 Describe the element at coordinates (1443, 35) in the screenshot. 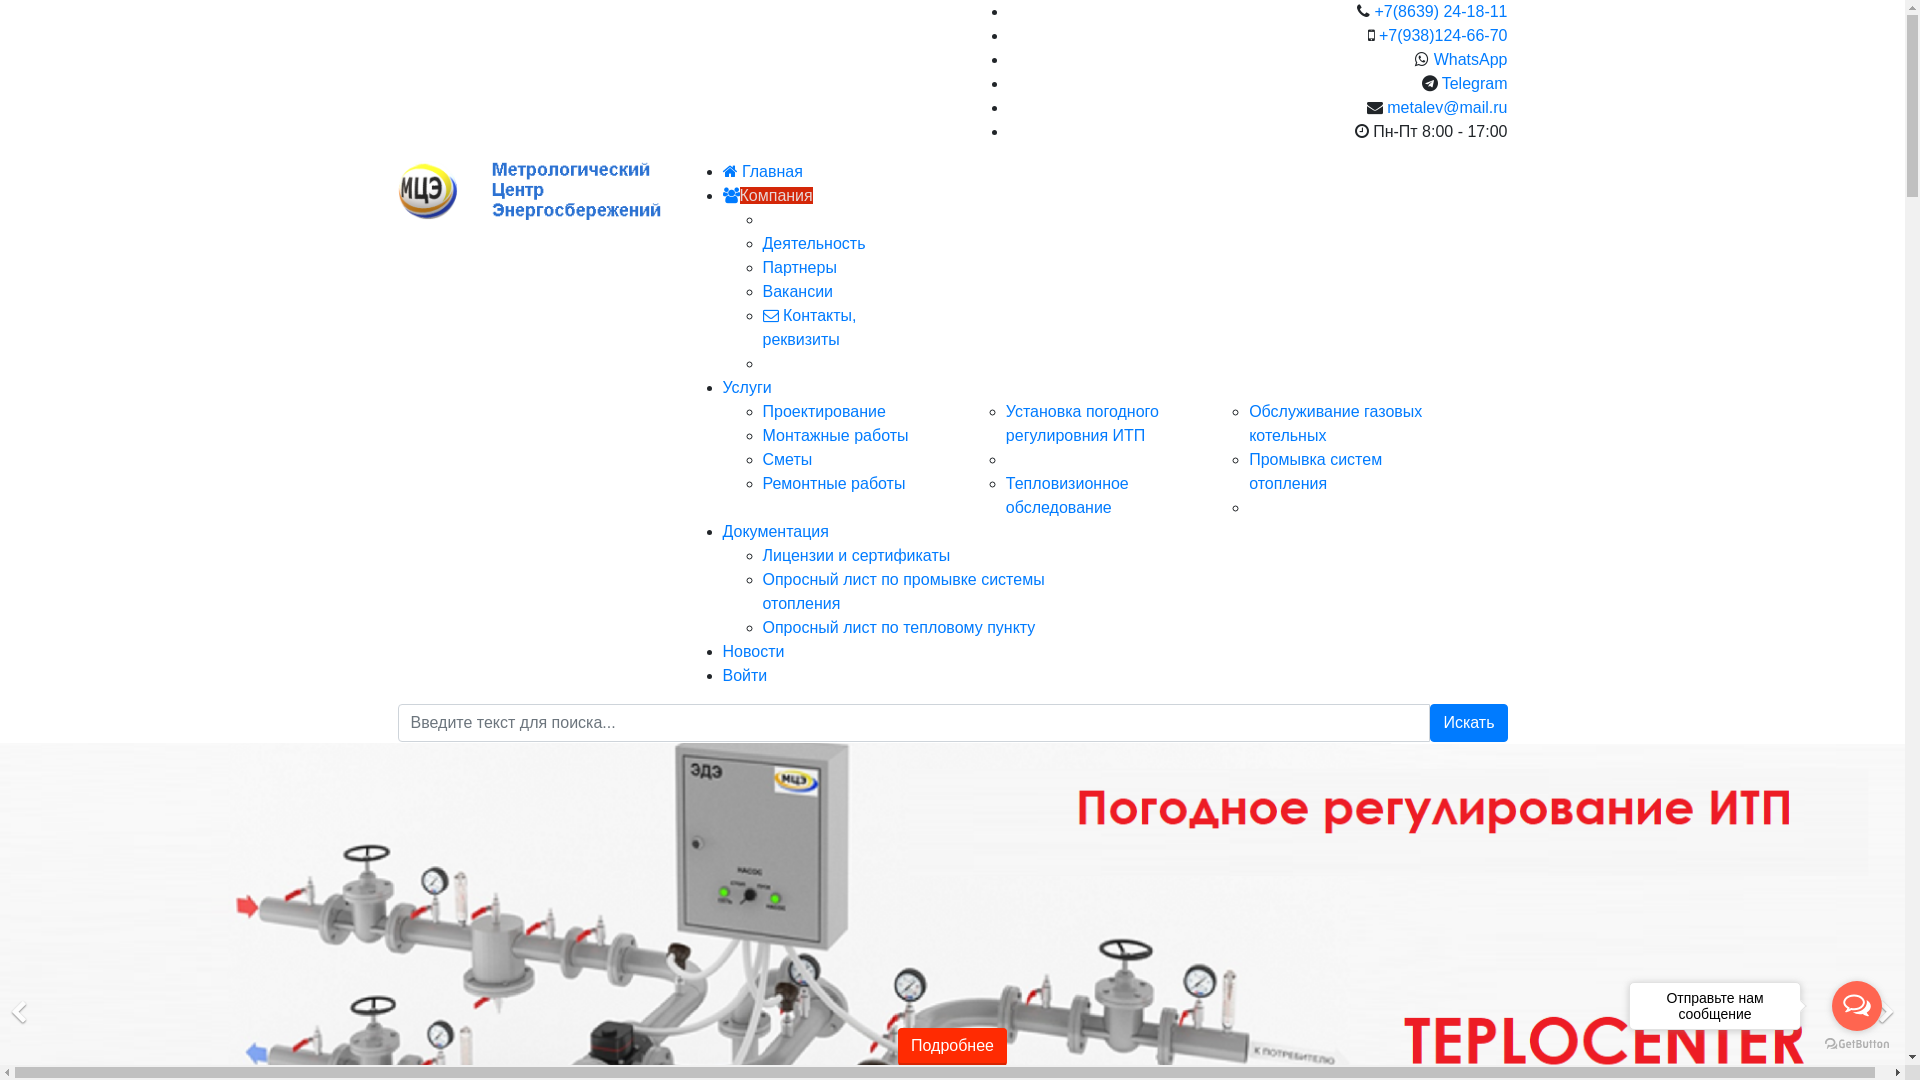

I see `'+7(938)124-66-70'` at that location.